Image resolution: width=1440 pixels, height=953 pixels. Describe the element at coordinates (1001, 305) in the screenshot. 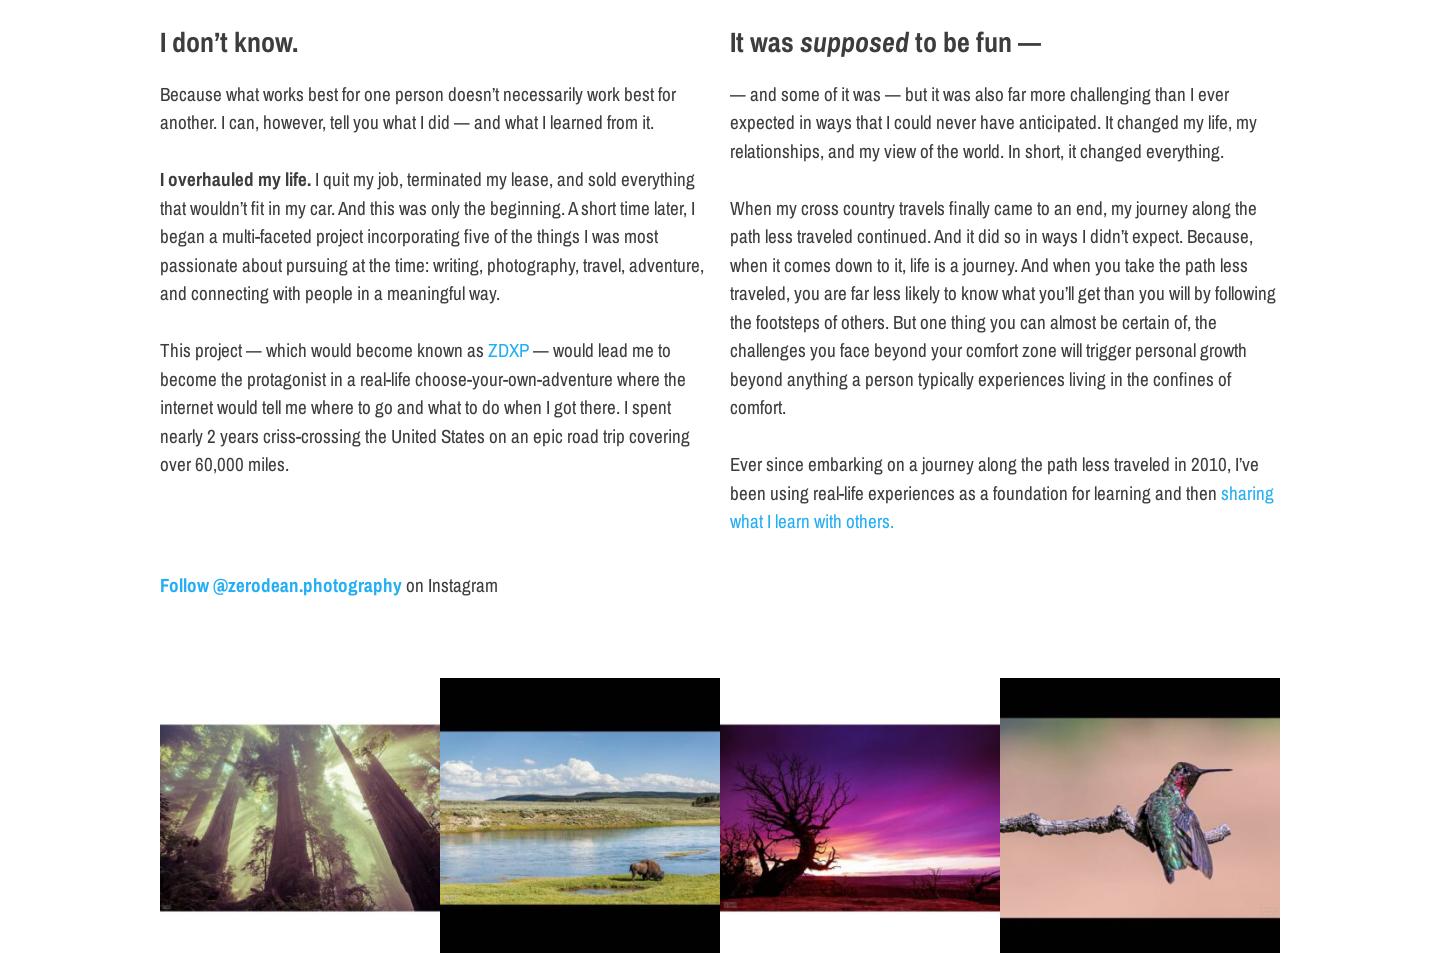

I see `'When my cross country travels finally came to an end, my journey along the path less traveled continued. And it did so in ways I didn’t expect. Because, when it comes down to it, life is a journey. And when you take the path less traveled, you are far less likely to know what you’ll get than you will by following the footsteps of others. But one thing you can almost be certain of, the challenges you face beyond your comfort zone will trigger personal growth beyond anything a person typically experiences living in the confines of comfort.'` at that location.